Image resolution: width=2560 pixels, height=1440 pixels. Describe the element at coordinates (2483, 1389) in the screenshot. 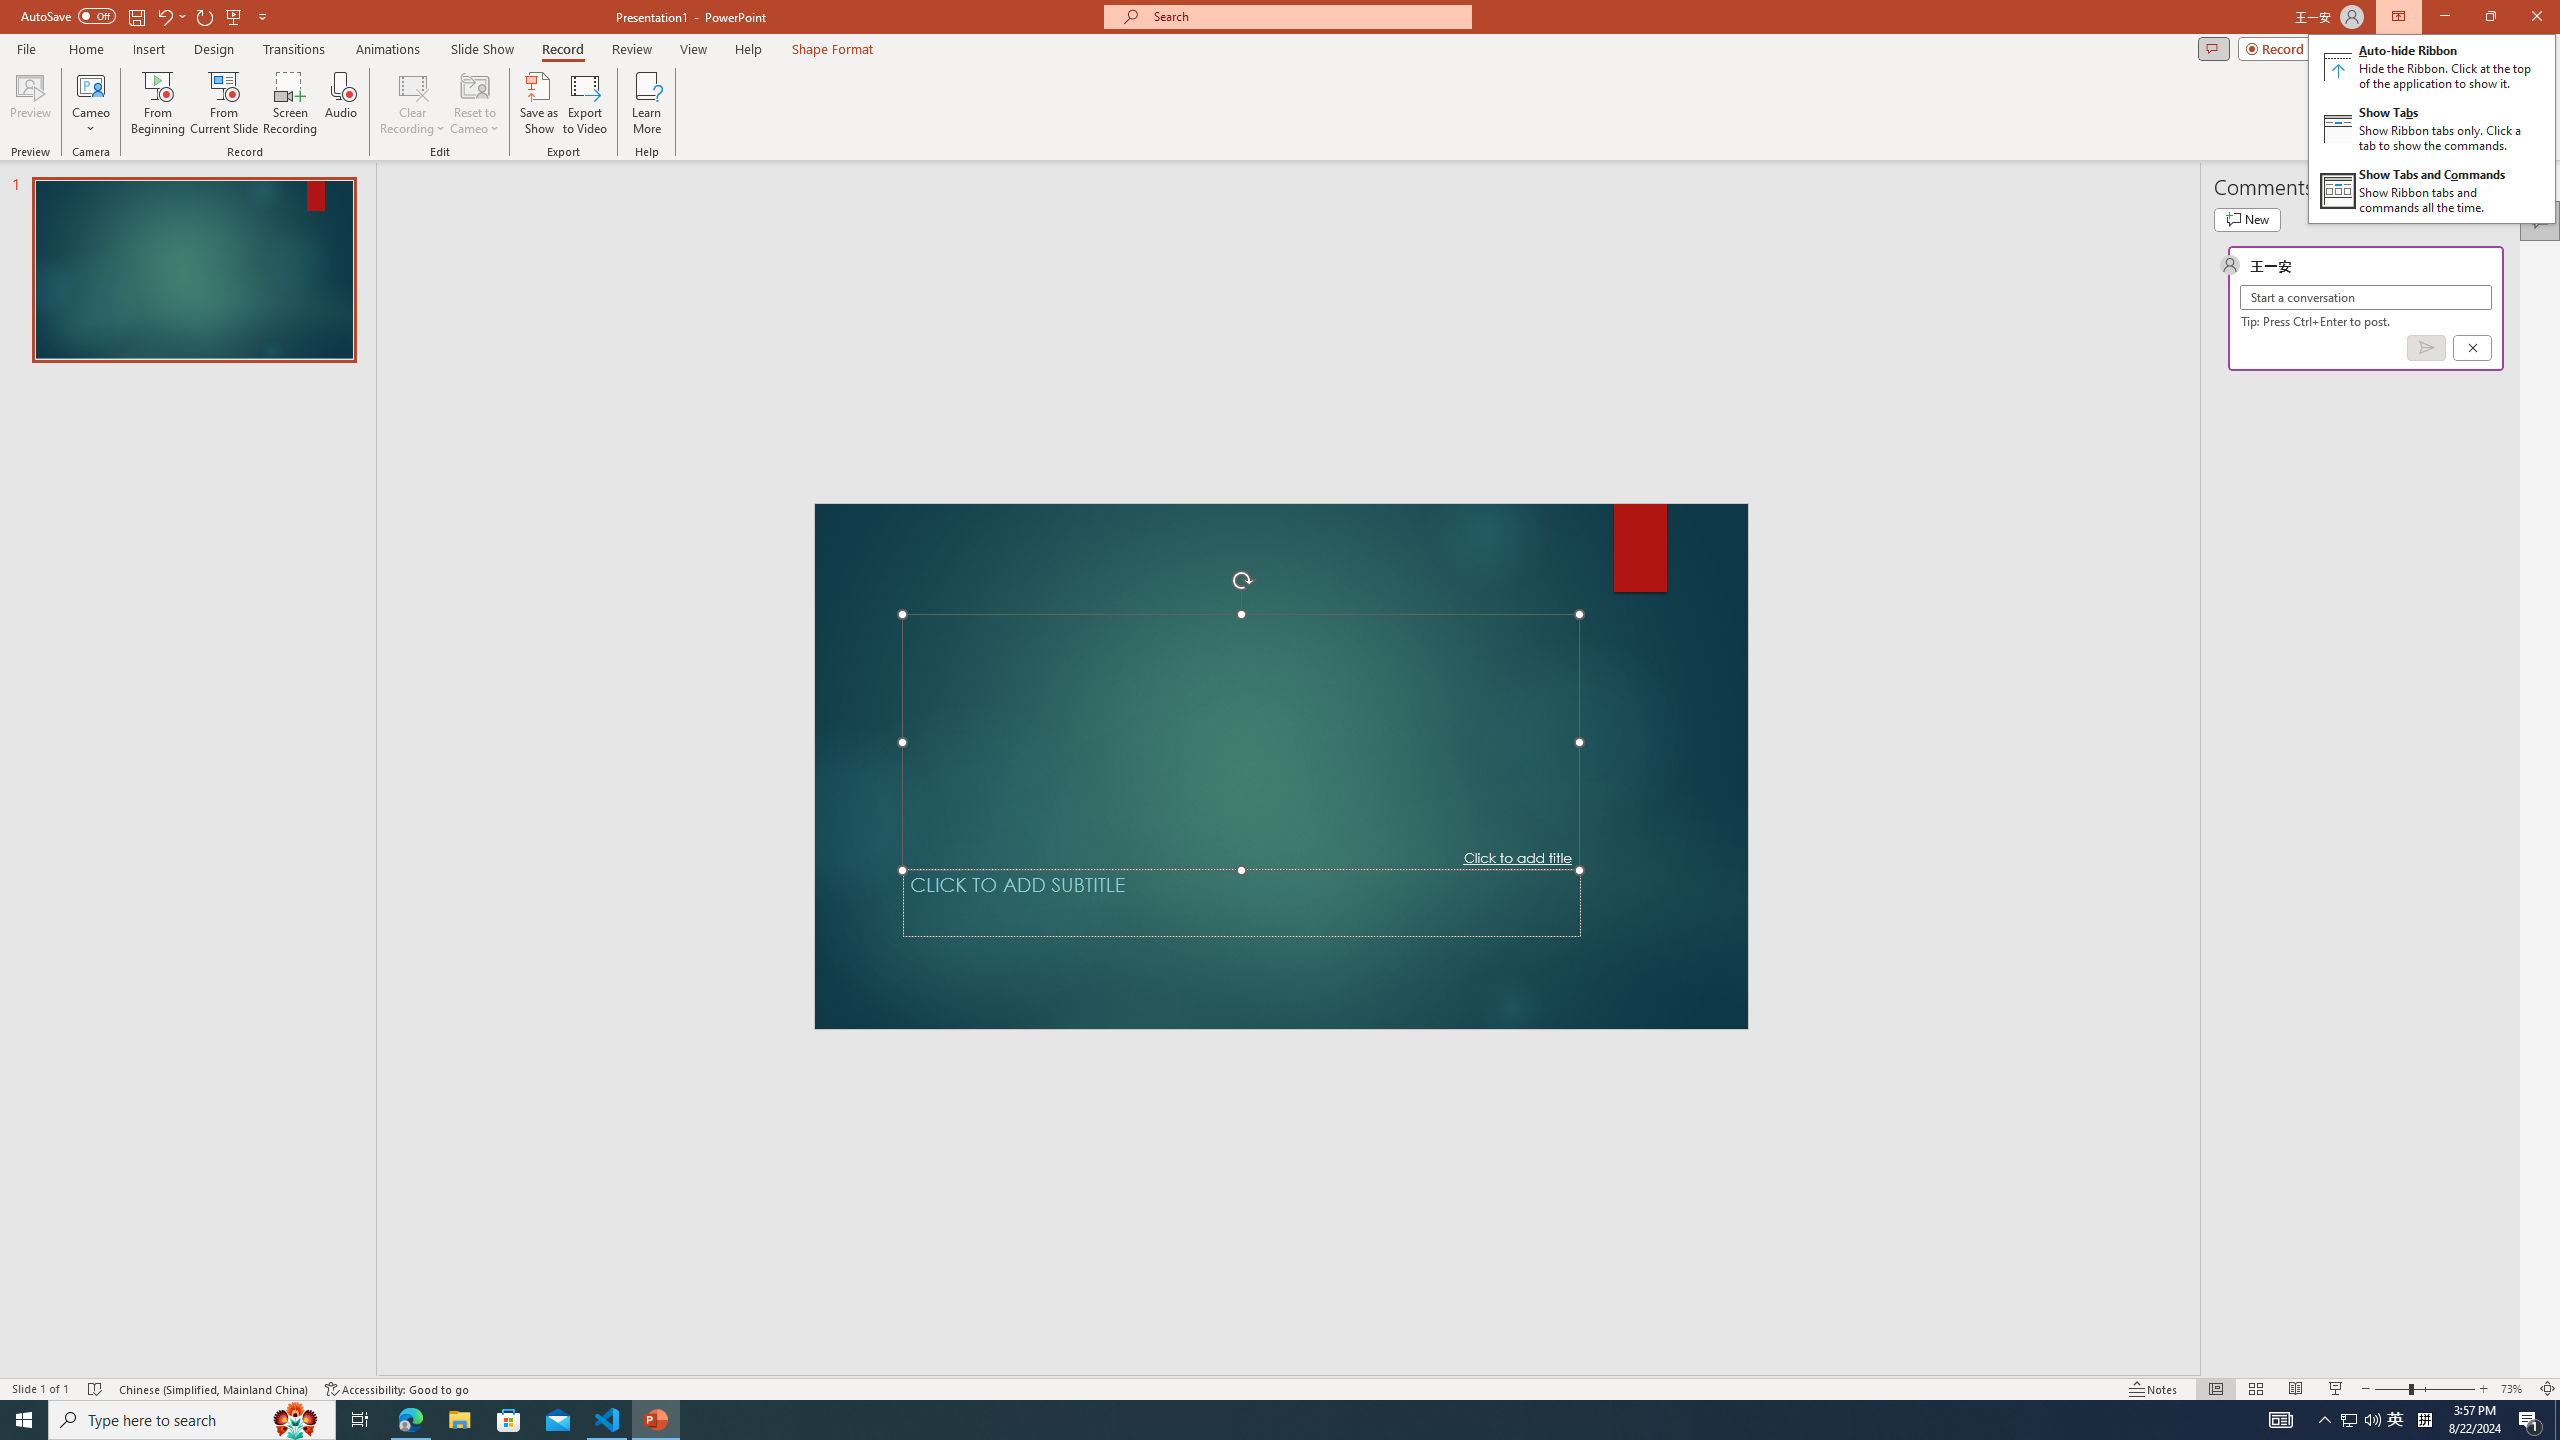

I see `'Zoom In'` at that location.